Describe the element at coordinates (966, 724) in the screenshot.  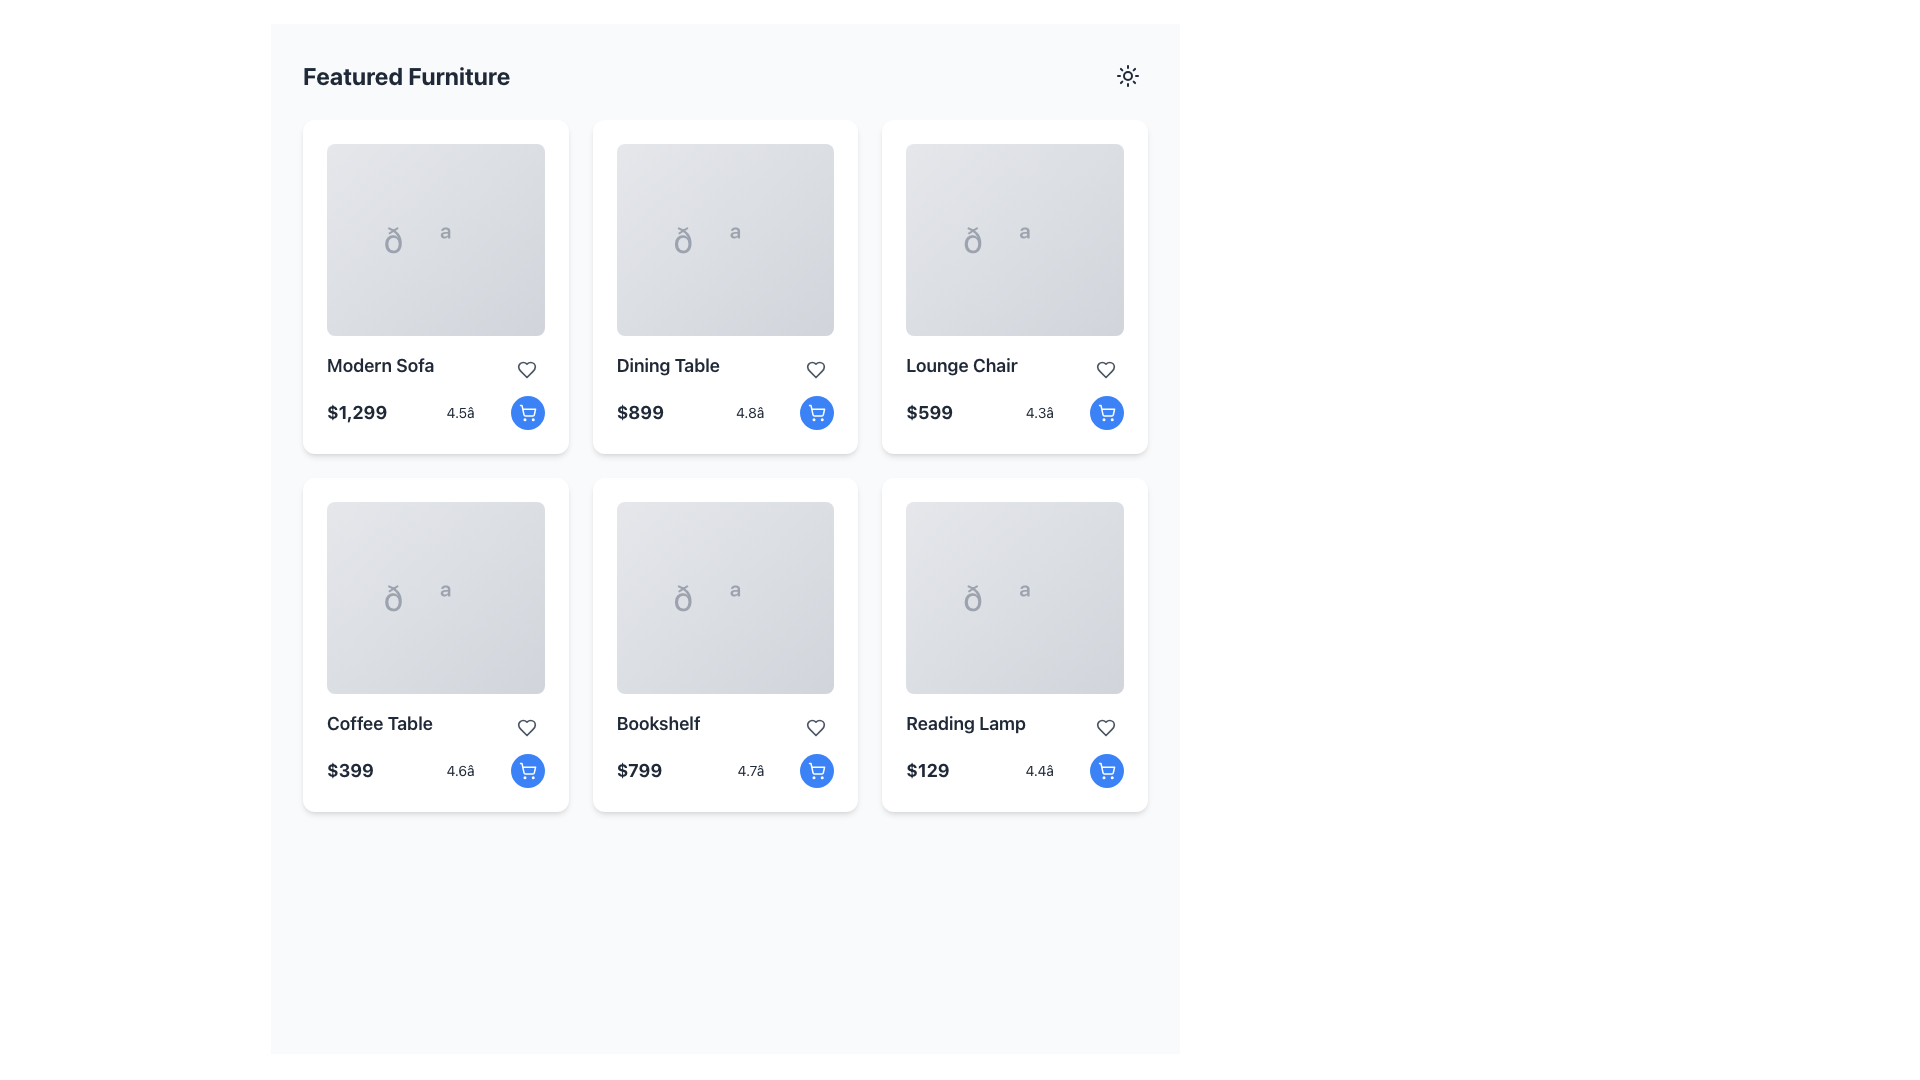
I see `the 'Reading Lamp' text label, which is prominently displayed in a large, bold font above the price label within the sixth card of the furniture items grid` at that location.